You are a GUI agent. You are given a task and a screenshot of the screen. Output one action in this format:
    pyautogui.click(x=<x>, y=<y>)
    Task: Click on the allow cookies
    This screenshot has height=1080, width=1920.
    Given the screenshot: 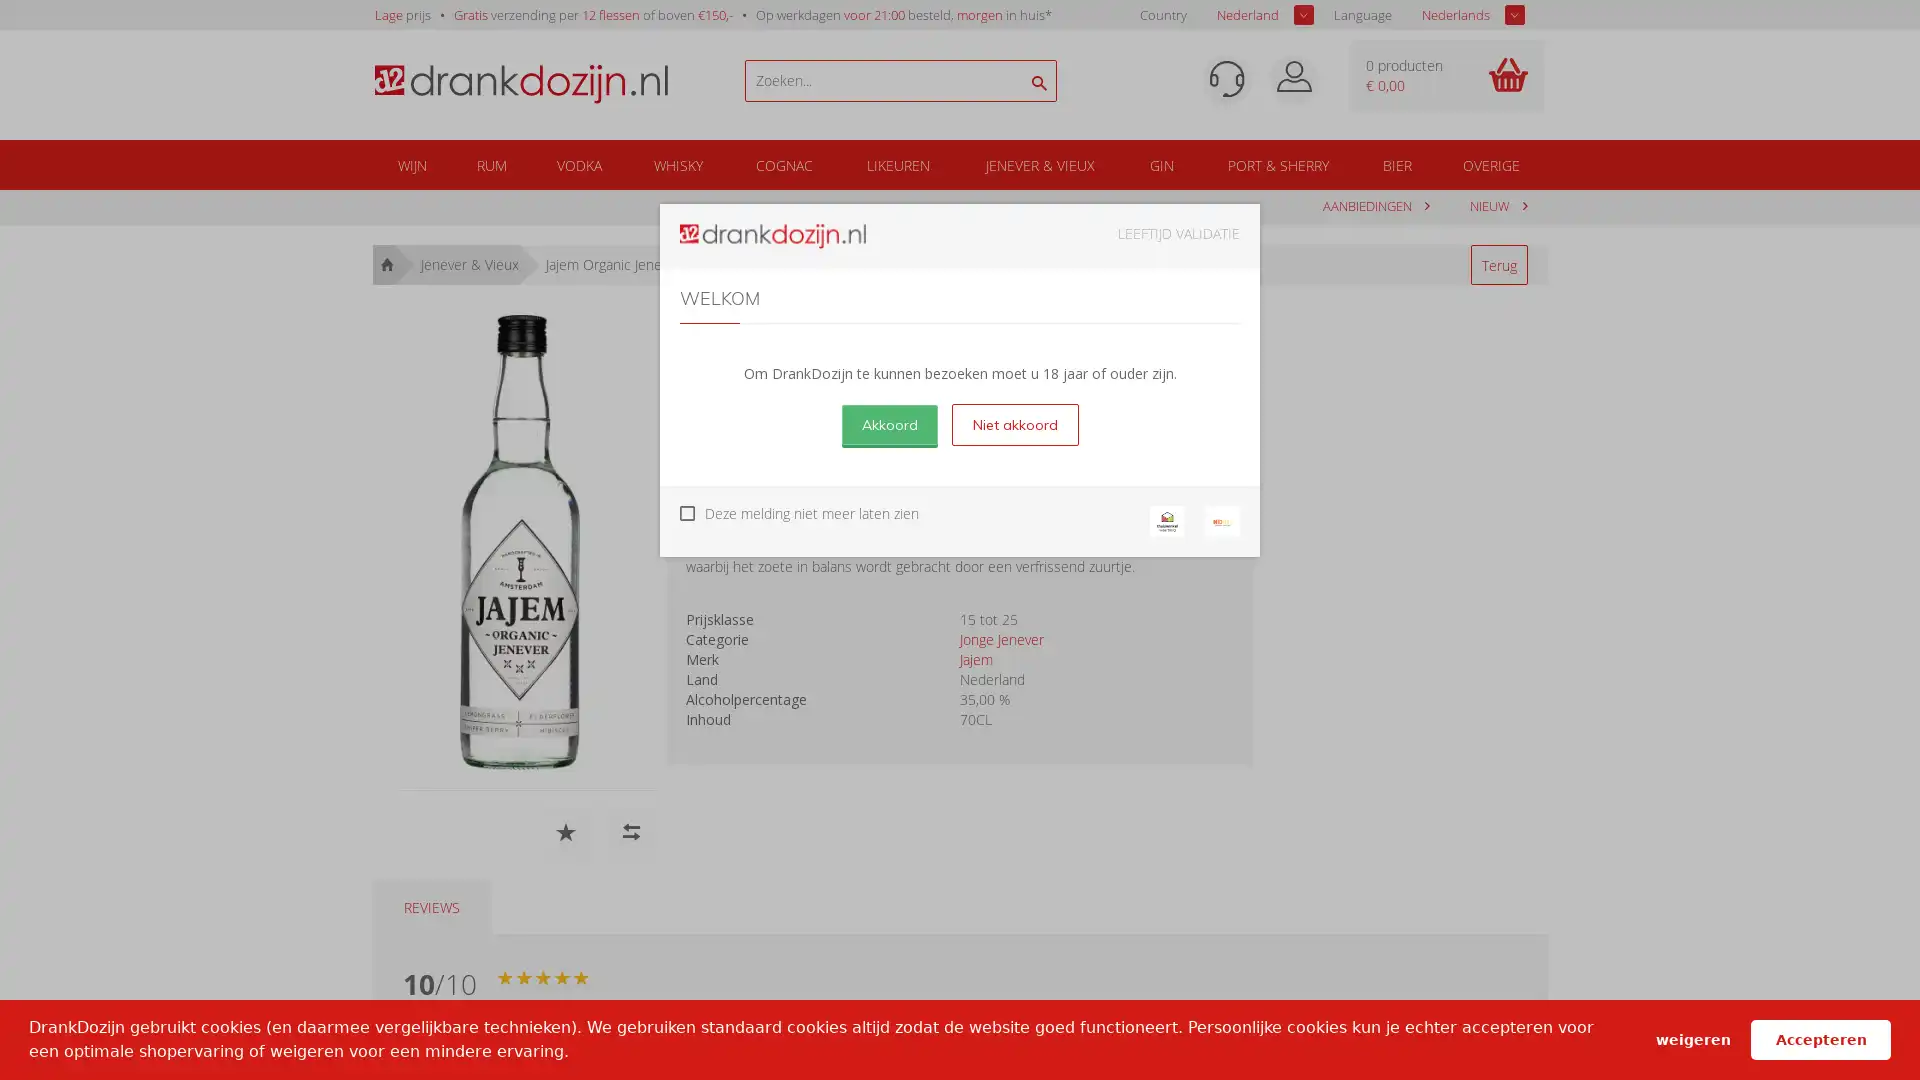 What is the action you would take?
    pyautogui.click(x=1820, y=1038)
    